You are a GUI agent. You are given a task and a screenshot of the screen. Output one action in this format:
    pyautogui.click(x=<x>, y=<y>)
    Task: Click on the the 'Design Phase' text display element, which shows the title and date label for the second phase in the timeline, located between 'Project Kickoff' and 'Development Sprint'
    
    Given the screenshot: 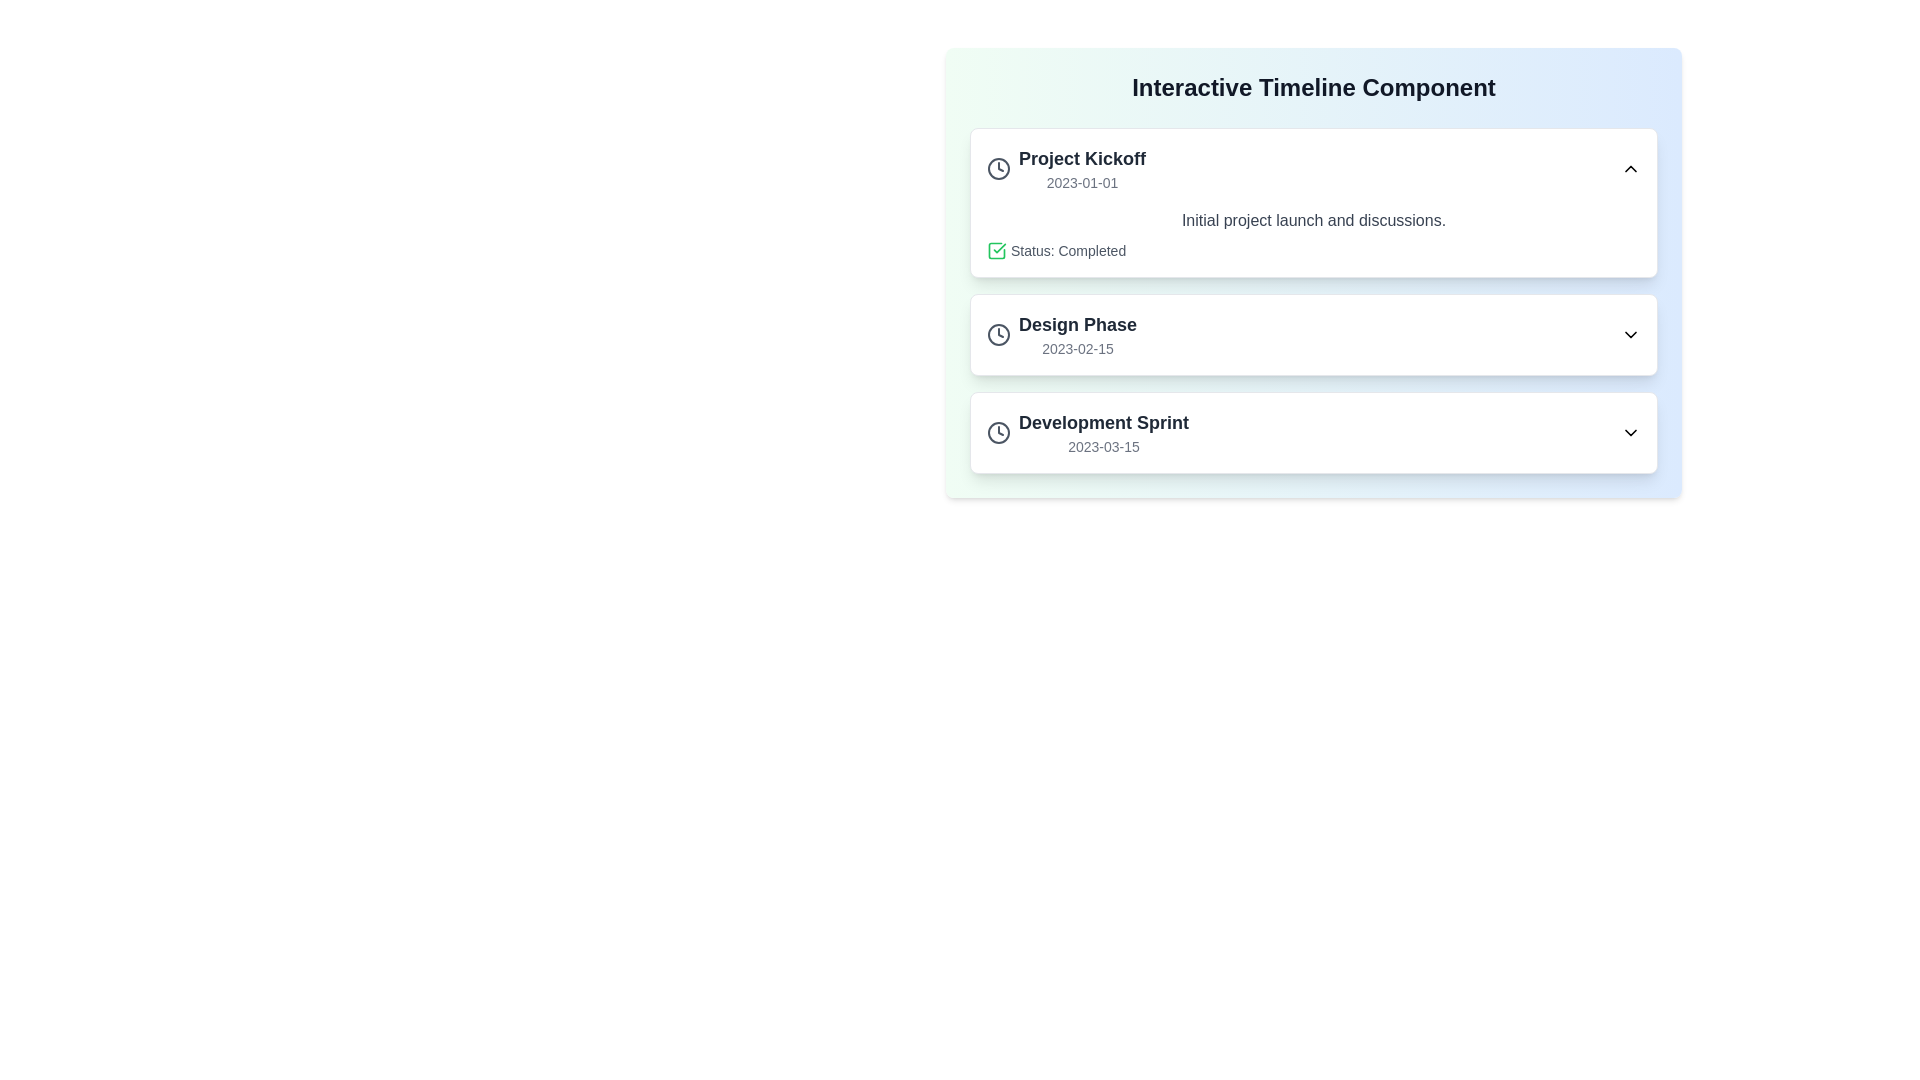 What is the action you would take?
    pyautogui.click(x=1077, y=334)
    